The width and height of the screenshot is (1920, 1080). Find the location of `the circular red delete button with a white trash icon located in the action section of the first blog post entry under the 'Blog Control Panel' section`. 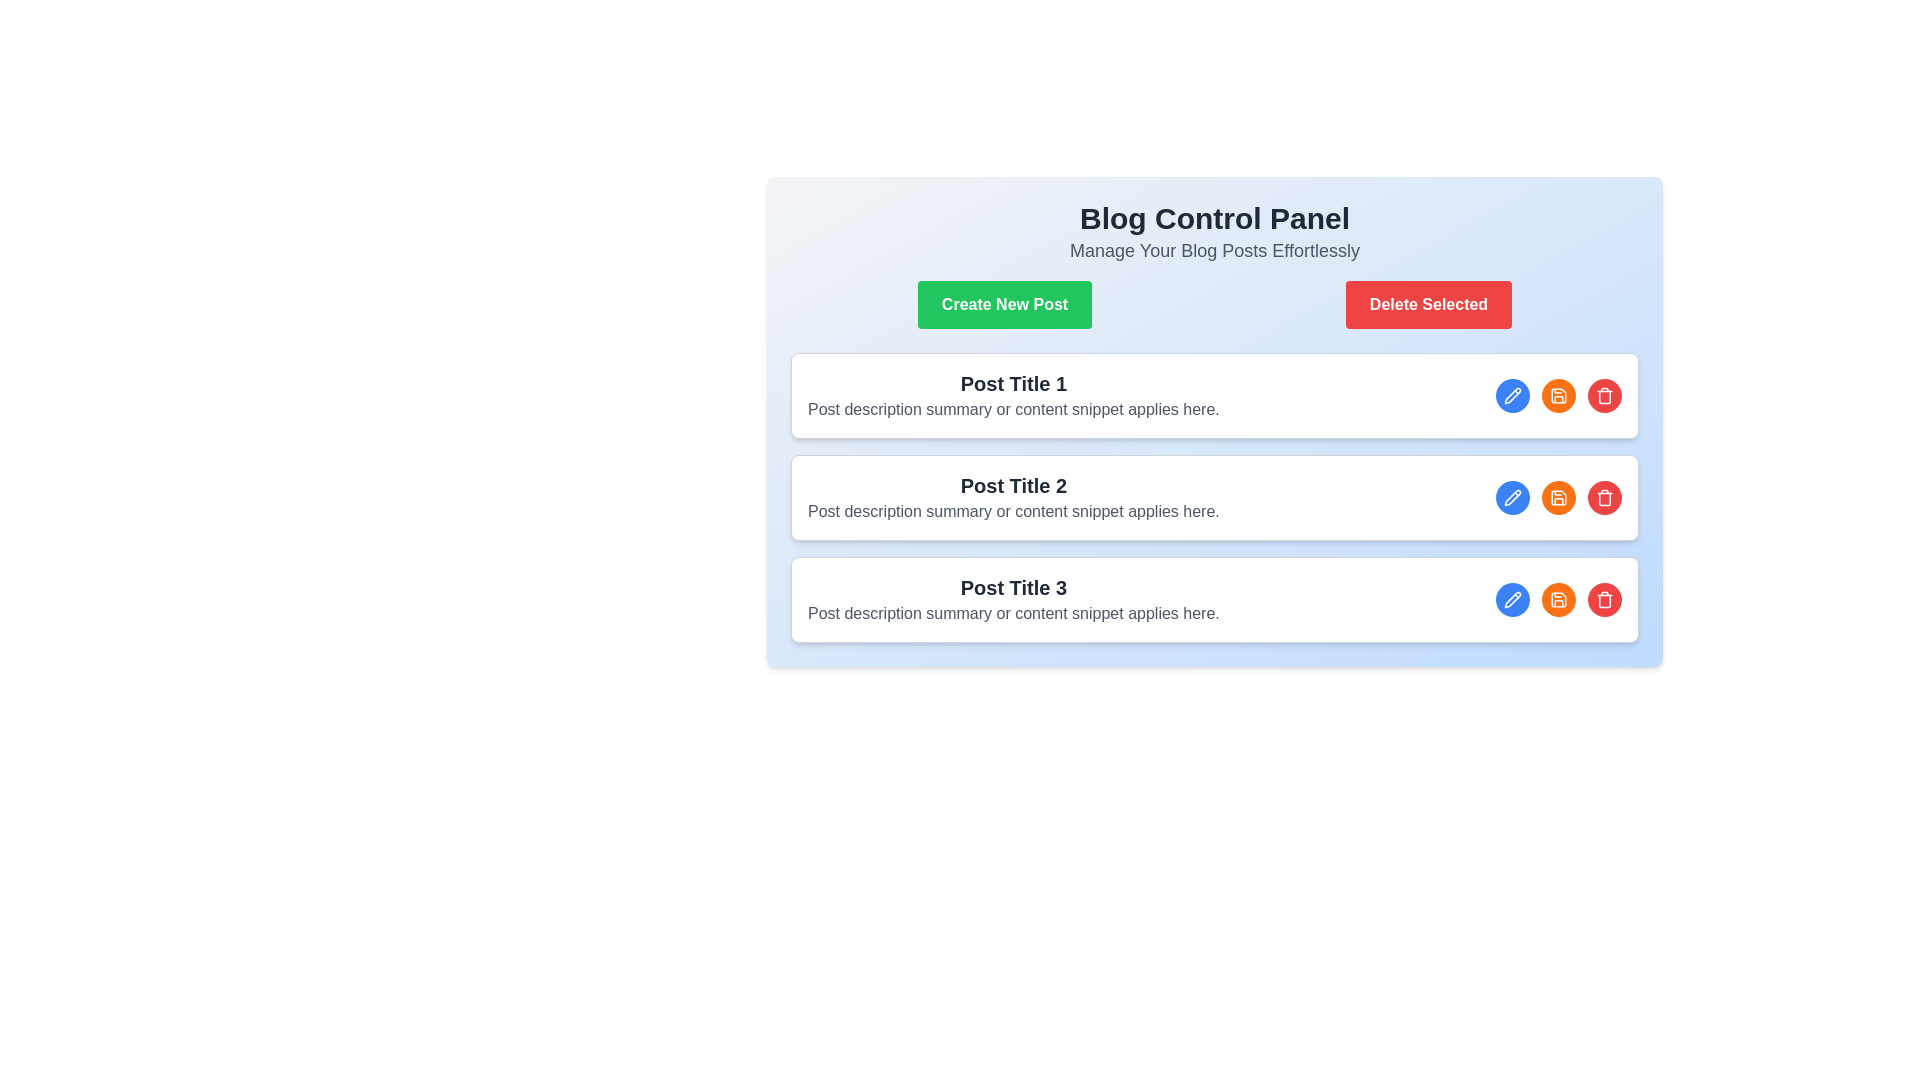

the circular red delete button with a white trash icon located in the action section of the first blog post entry under the 'Blog Control Panel' section is located at coordinates (1604, 396).